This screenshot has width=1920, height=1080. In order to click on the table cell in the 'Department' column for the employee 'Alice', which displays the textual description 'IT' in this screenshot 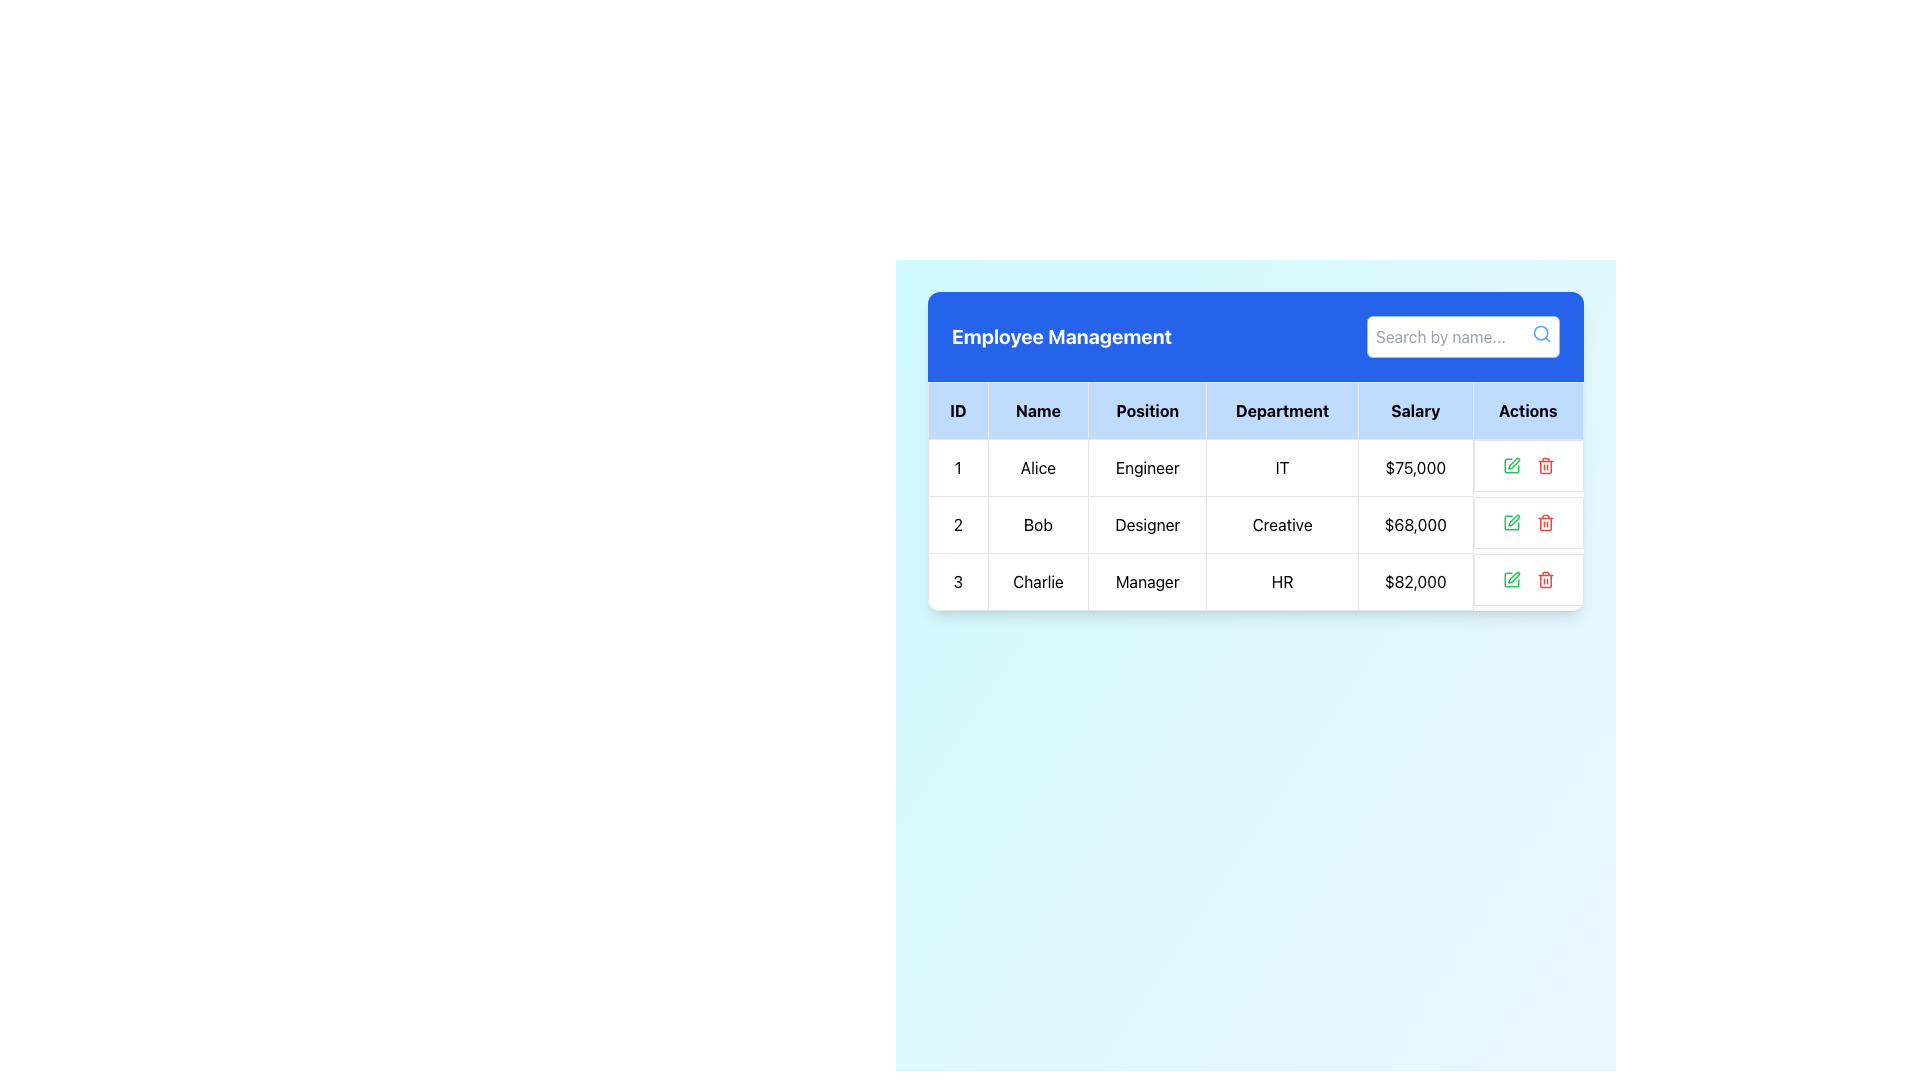, I will do `click(1282, 467)`.